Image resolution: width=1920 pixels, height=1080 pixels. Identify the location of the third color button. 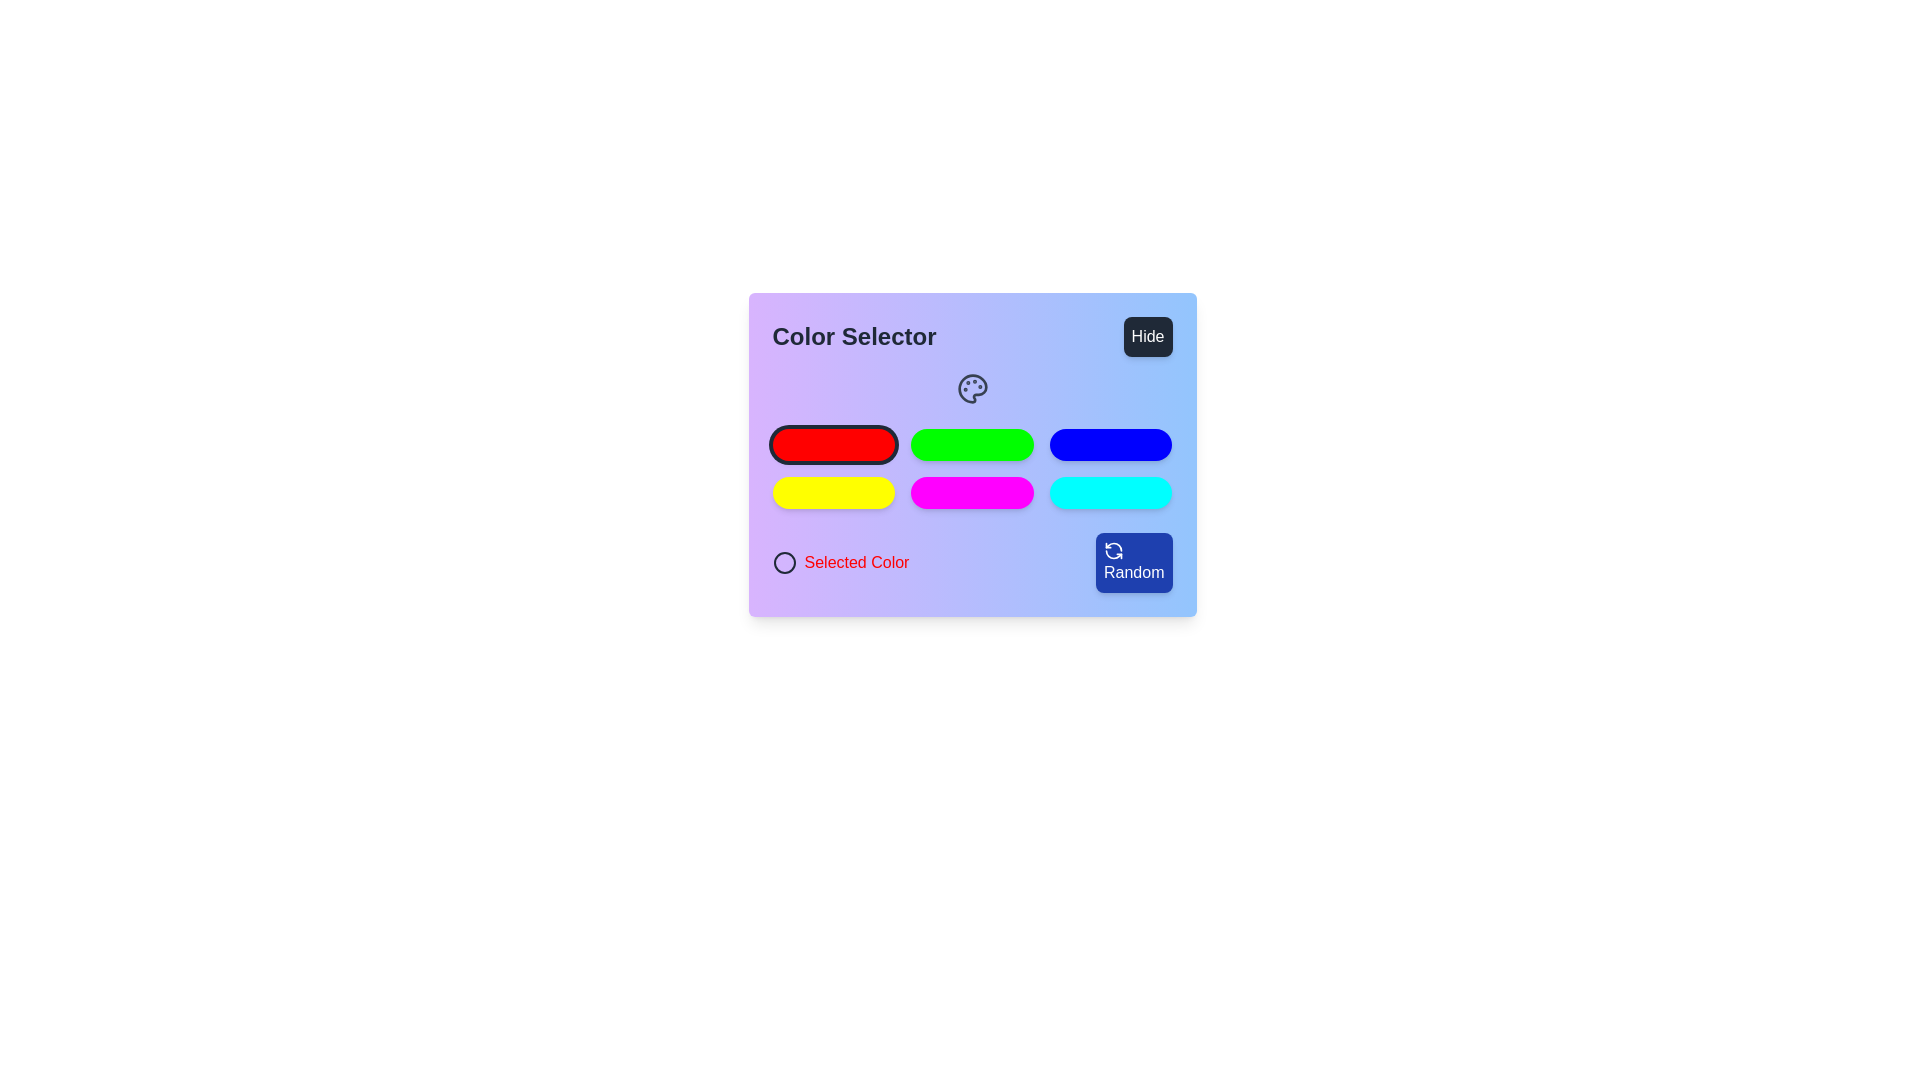
(972, 482).